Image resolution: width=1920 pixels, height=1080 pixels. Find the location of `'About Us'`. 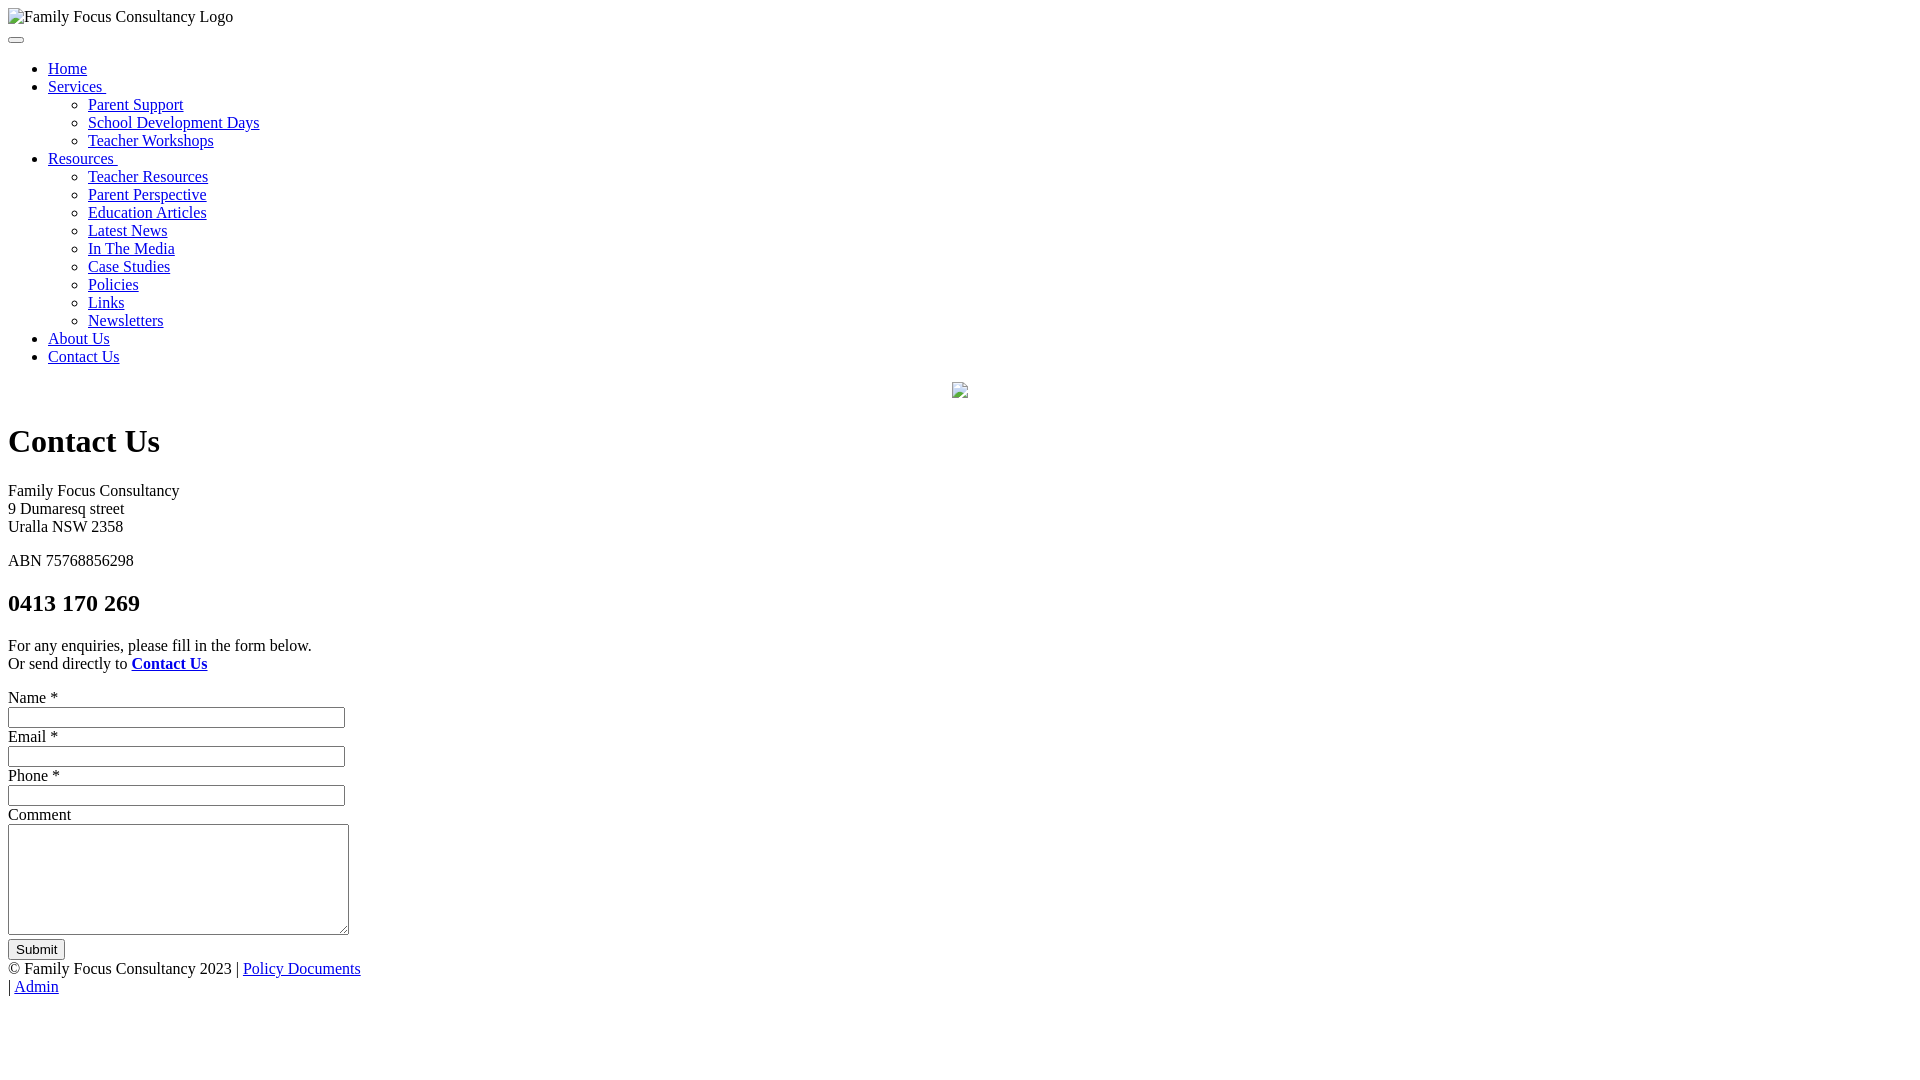

'About Us' is located at coordinates (48, 337).